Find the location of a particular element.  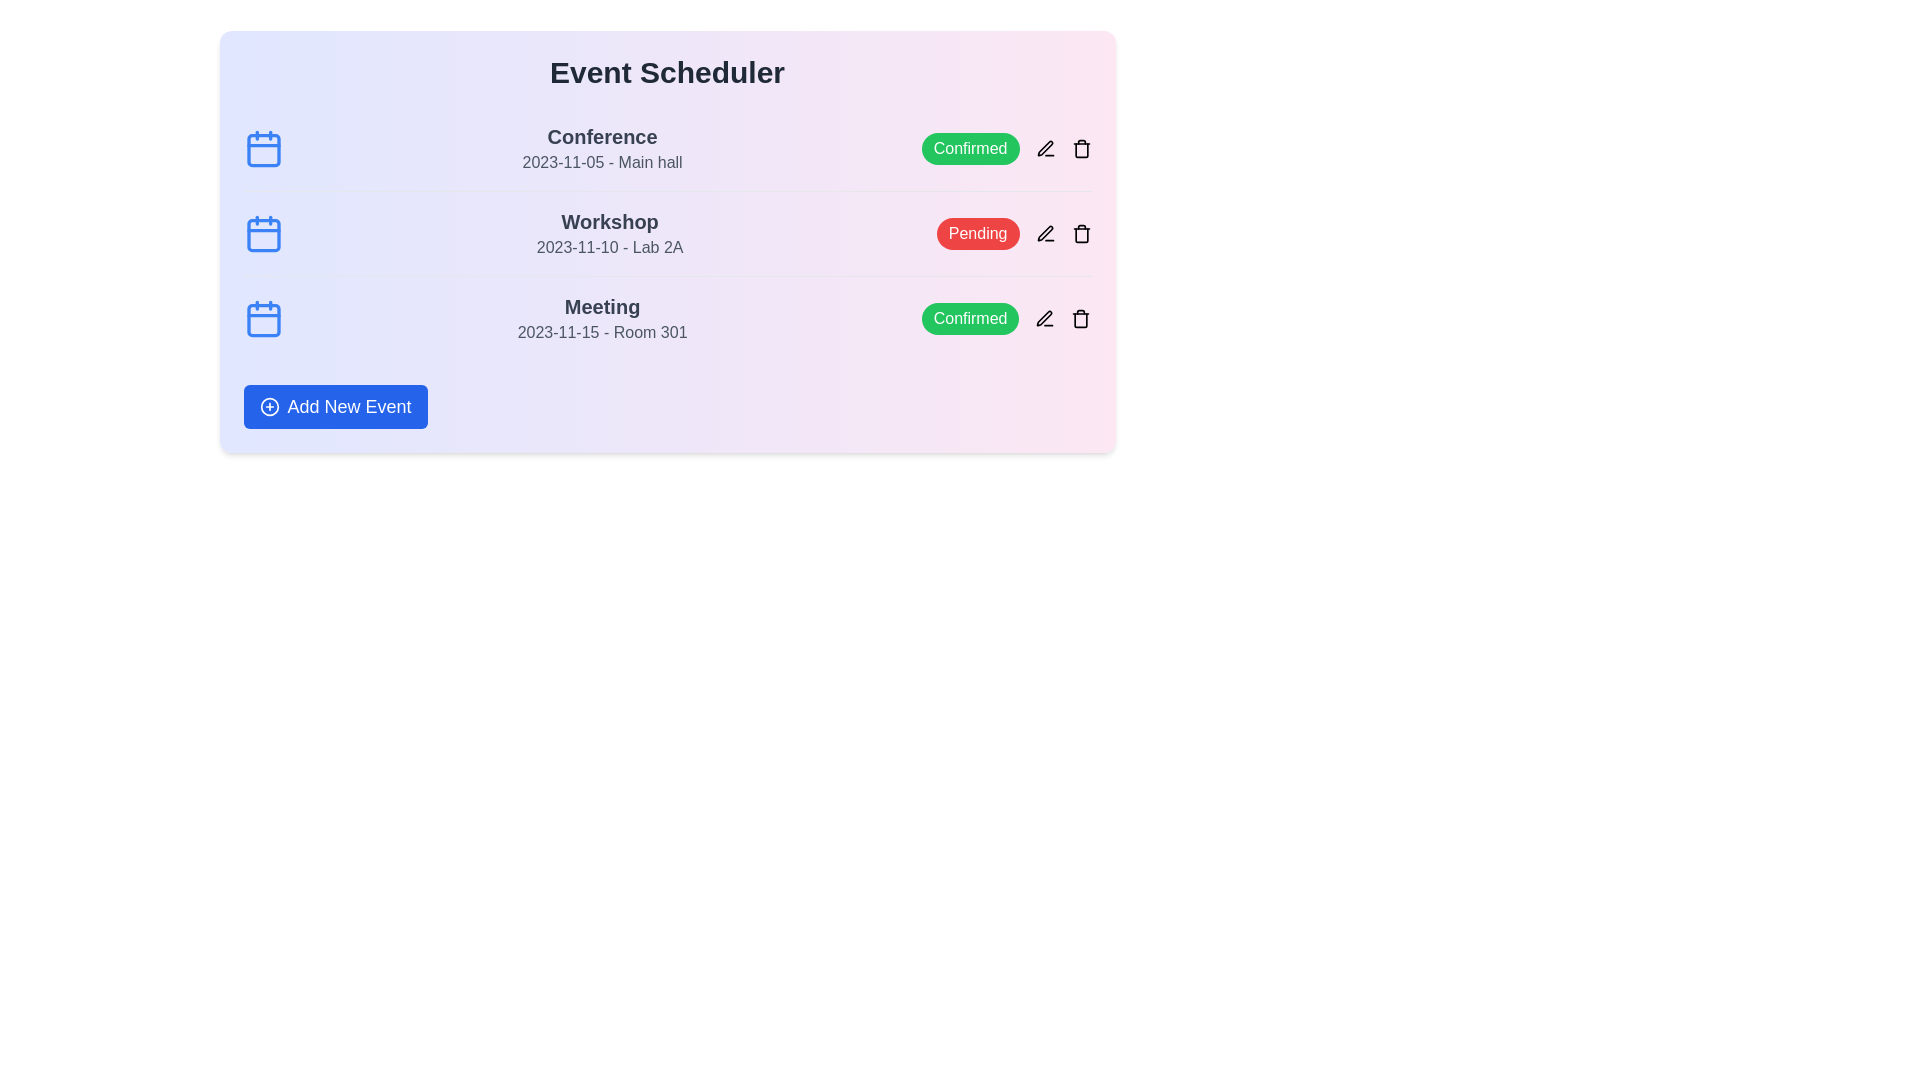

the delete button located to the immediate right of the edit pencil icon, which is the last element in the row for the 'Workshop' event entry, to initiate deletion is located at coordinates (1080, 148).